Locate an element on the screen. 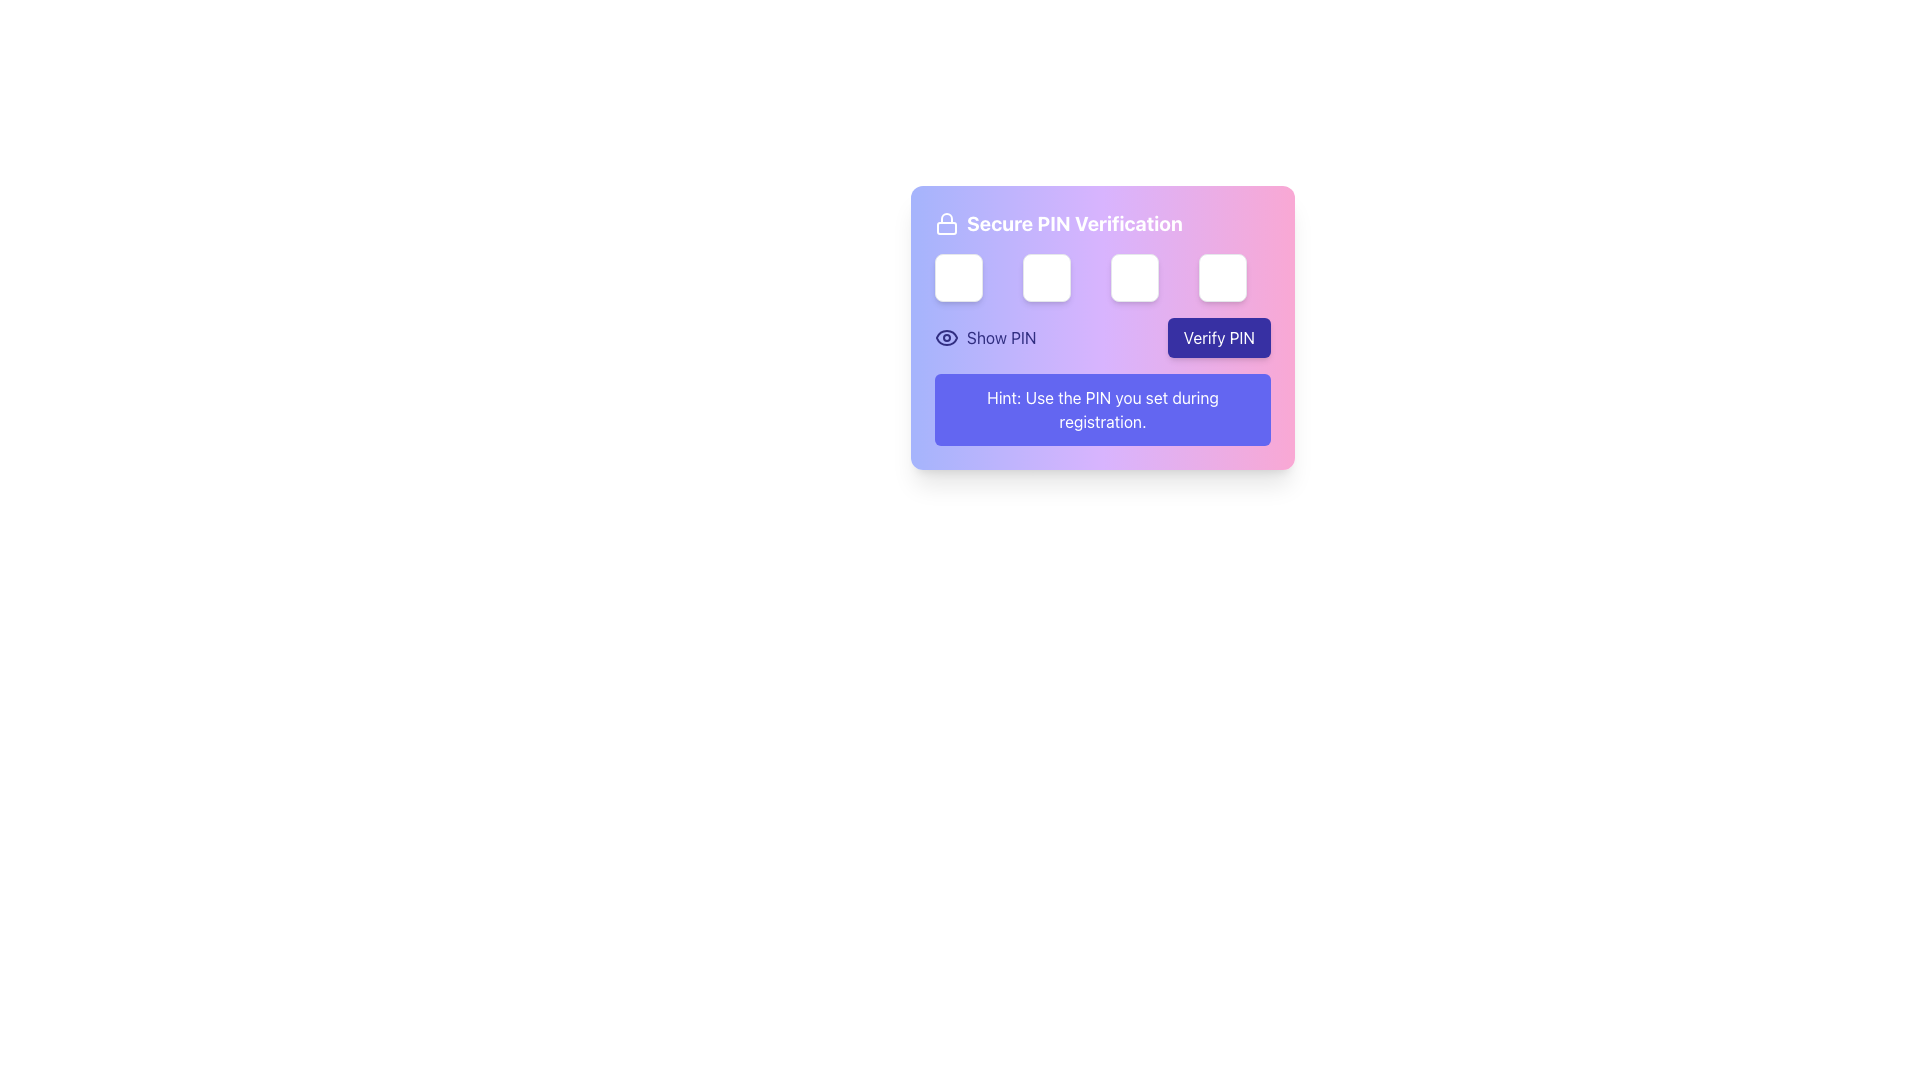  the header element displaying the lock icon and the text 'Secure PIN Verification' on a gradient background is located at coordinates (1102, 223).